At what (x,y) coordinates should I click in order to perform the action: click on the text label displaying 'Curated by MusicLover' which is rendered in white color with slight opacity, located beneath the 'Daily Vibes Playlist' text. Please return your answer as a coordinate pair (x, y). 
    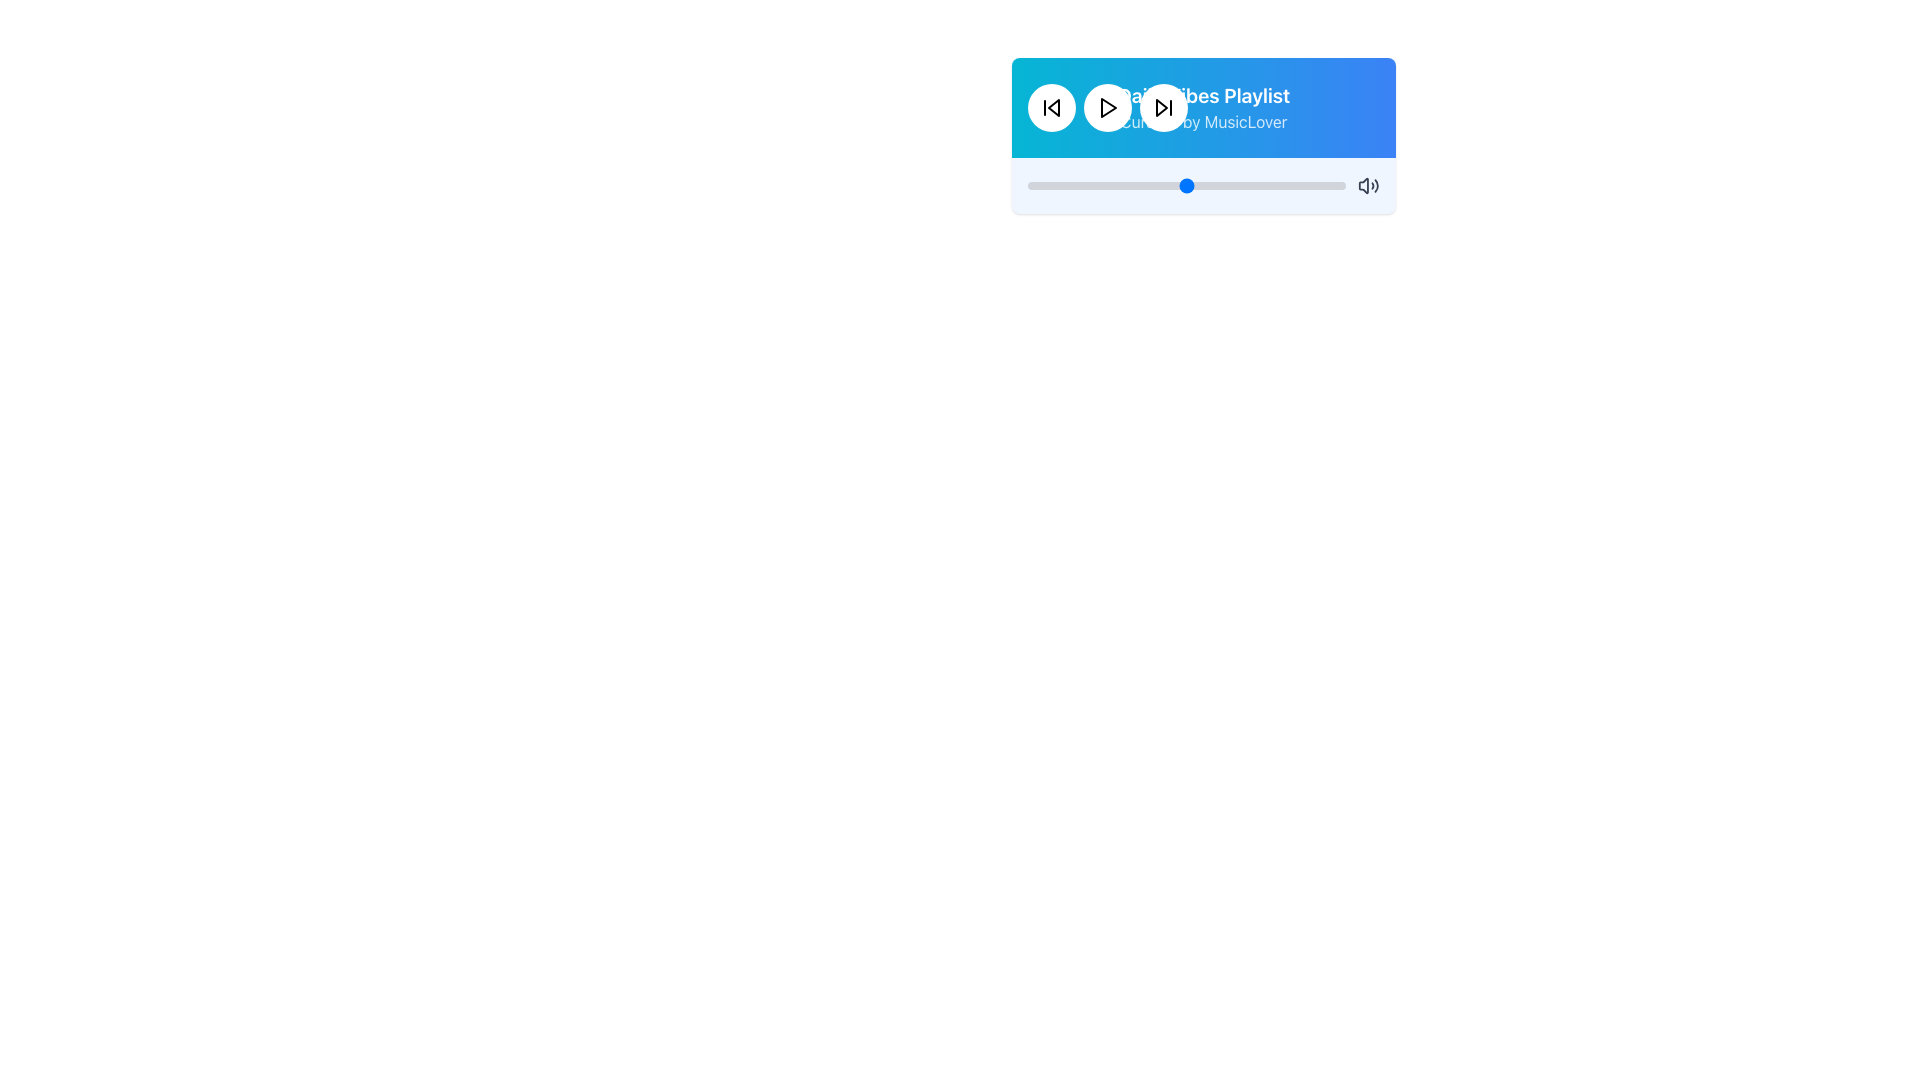
    Looking at the image, I should click on (1203, 122).